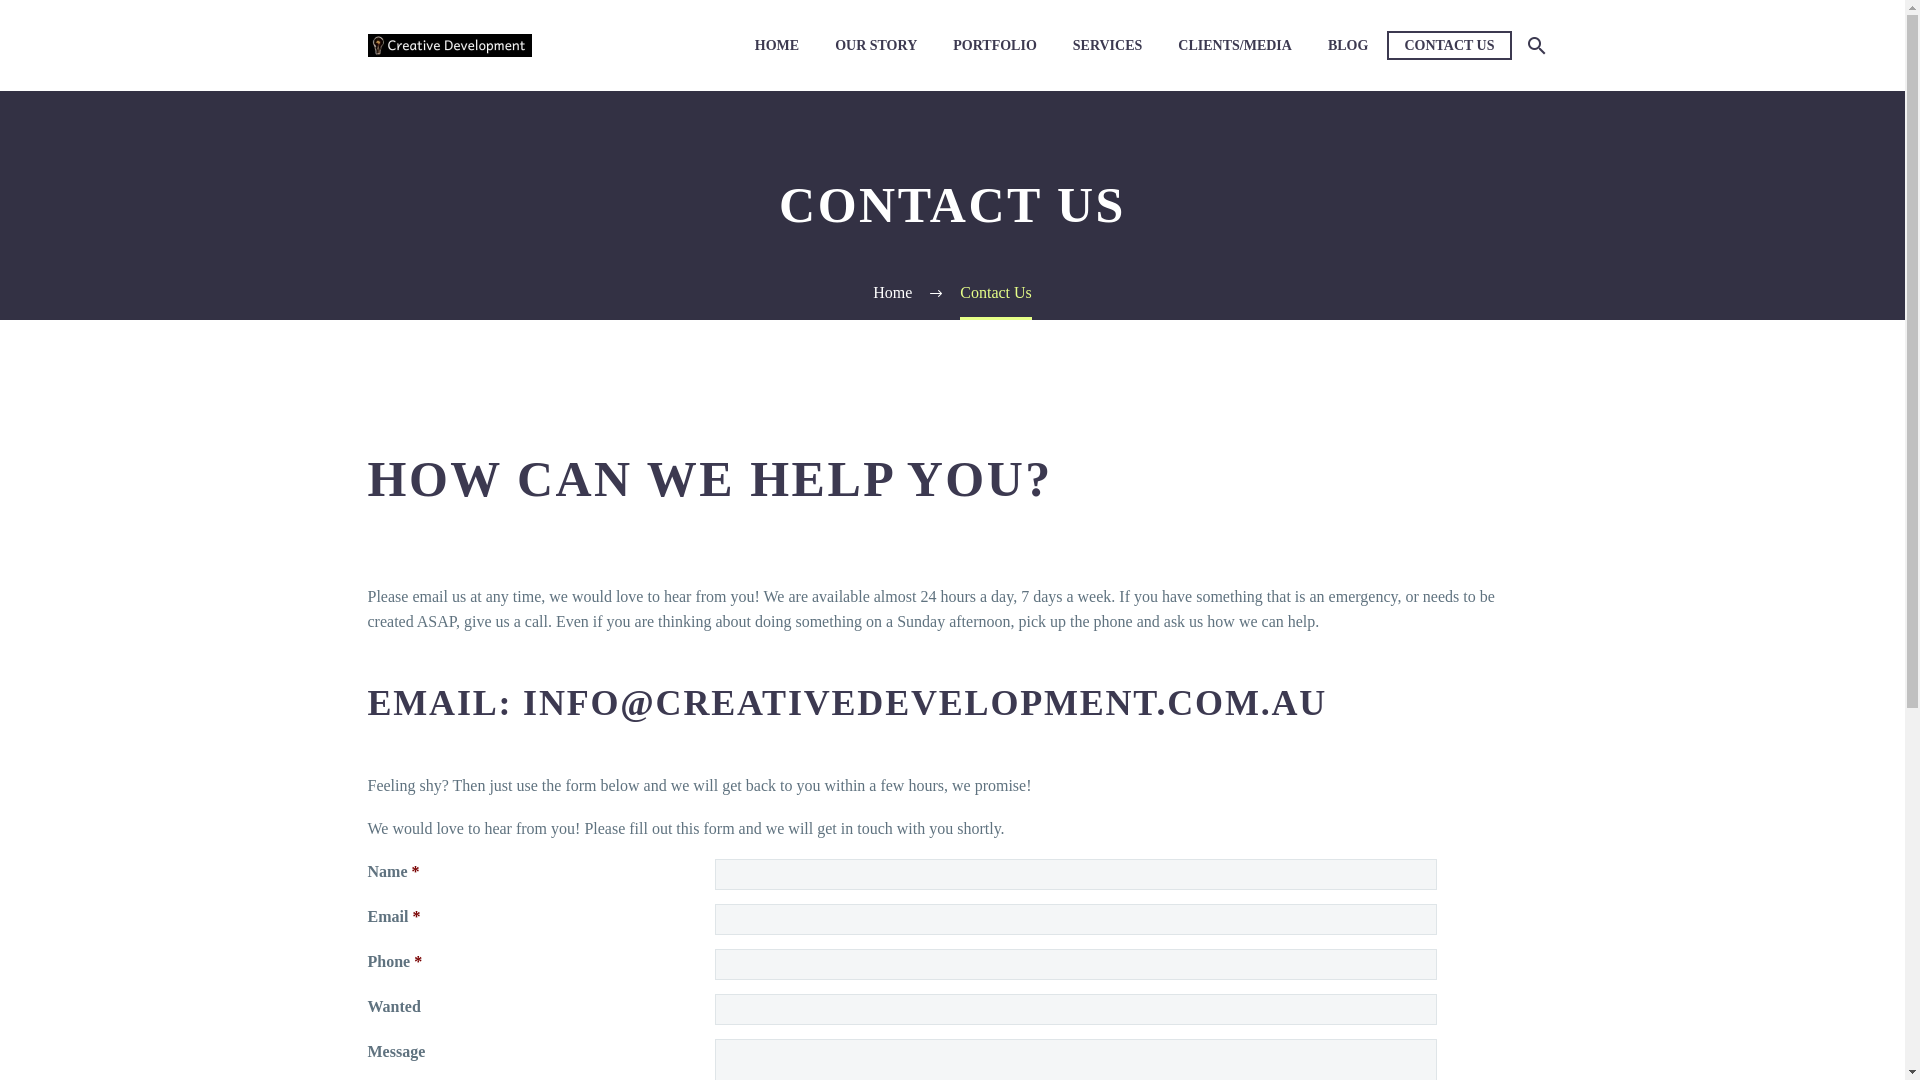 Image resolution: width=1920 pixels, height=1080 pixels. What do you see at coordinates (1056, 45) in the screenshot?
I see `'SERVICES'` at bounding box center [1056, 45].